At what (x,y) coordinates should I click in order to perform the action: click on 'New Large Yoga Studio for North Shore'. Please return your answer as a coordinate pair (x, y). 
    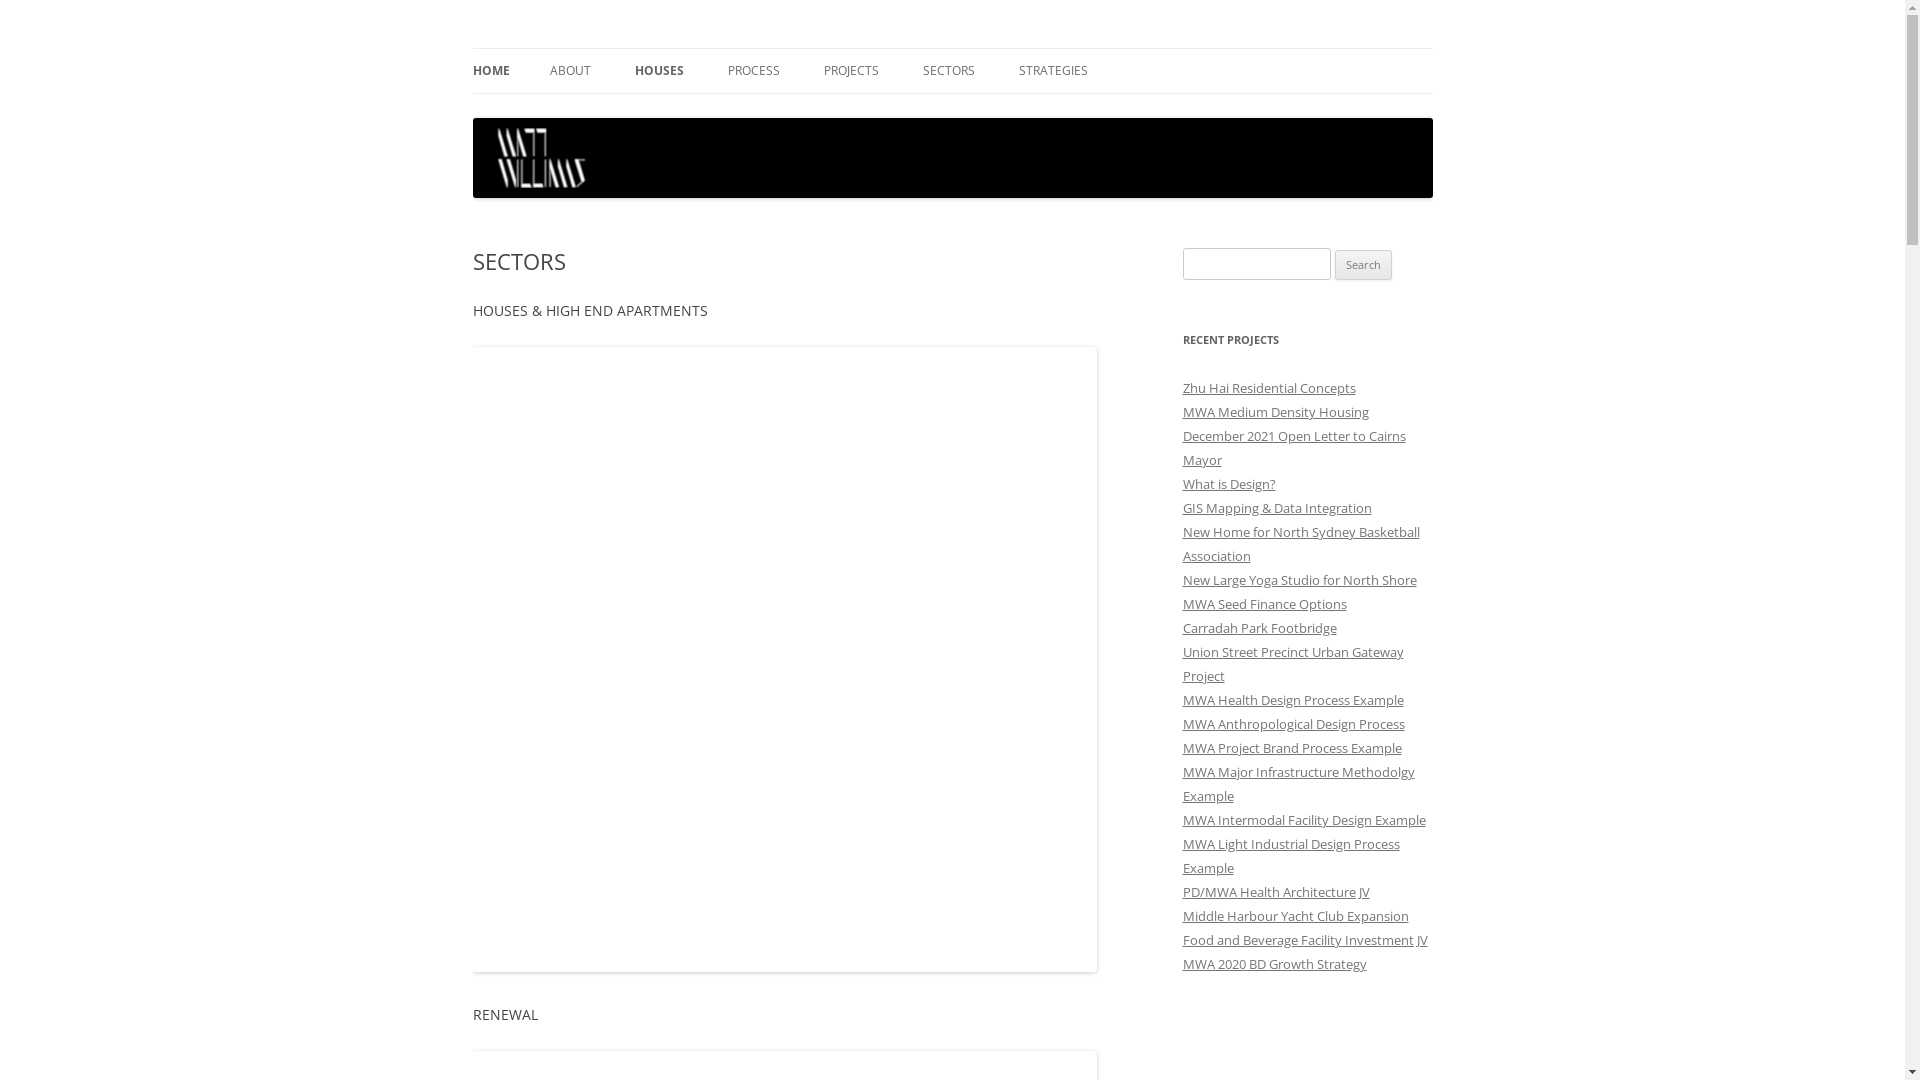
    Looking at the image, I should click on (1181, 579).